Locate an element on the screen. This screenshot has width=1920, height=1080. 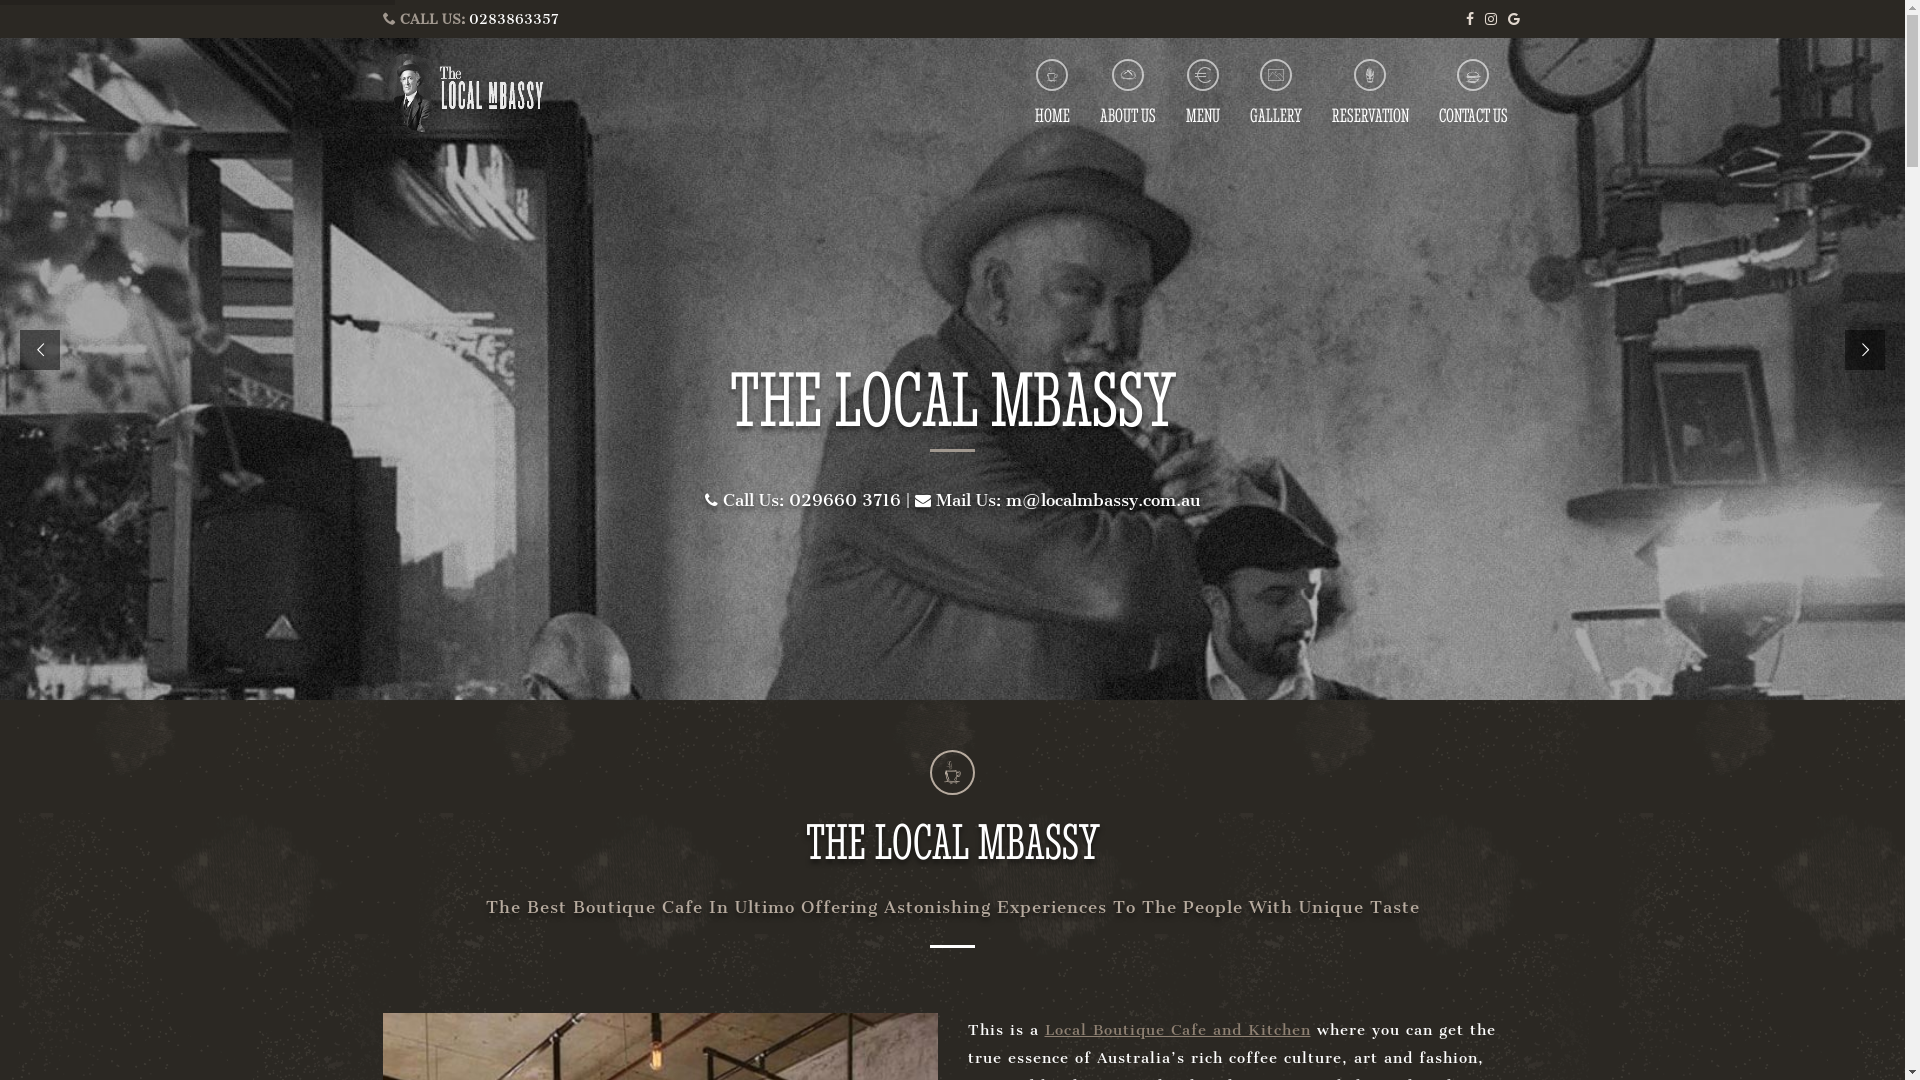
'CONTACT US' is located at coordinates (1437, 92).